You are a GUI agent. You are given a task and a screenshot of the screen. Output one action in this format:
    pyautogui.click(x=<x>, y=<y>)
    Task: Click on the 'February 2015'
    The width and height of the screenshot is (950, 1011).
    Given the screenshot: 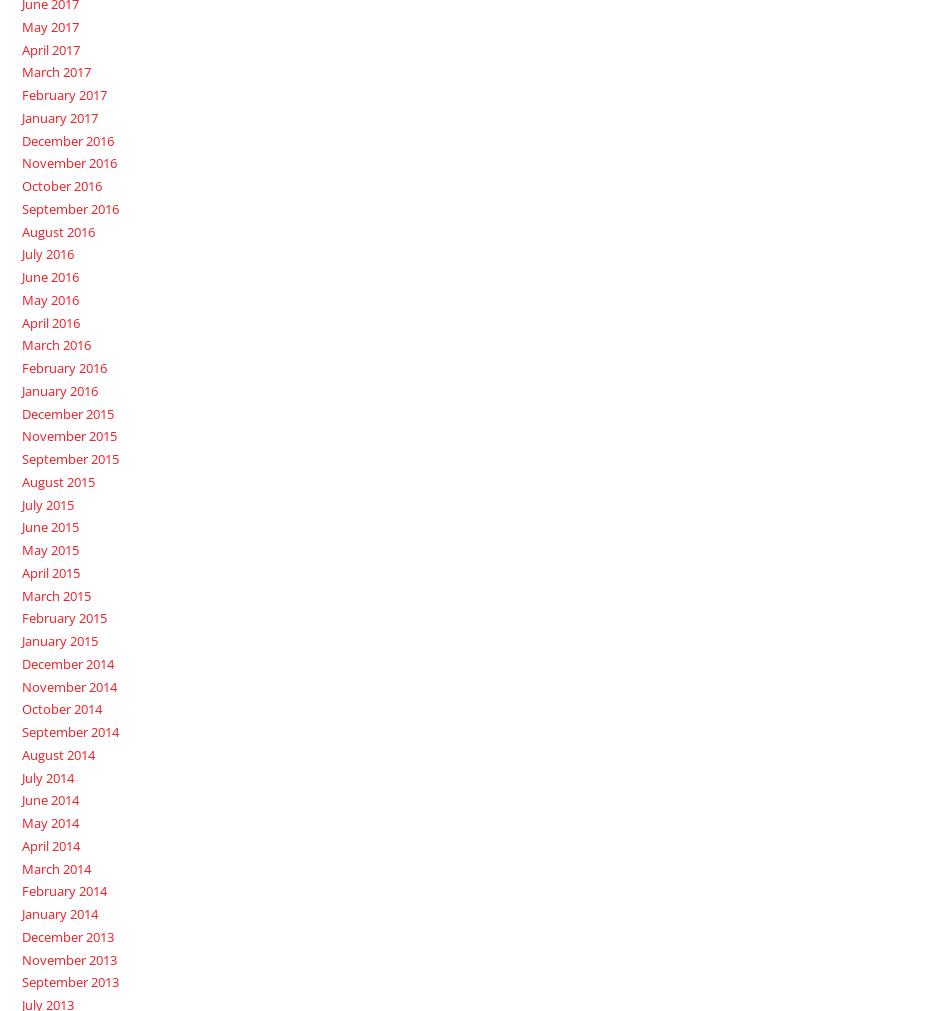 What is the action you would take?
    pyautogui.click(x=63, y=618)
    